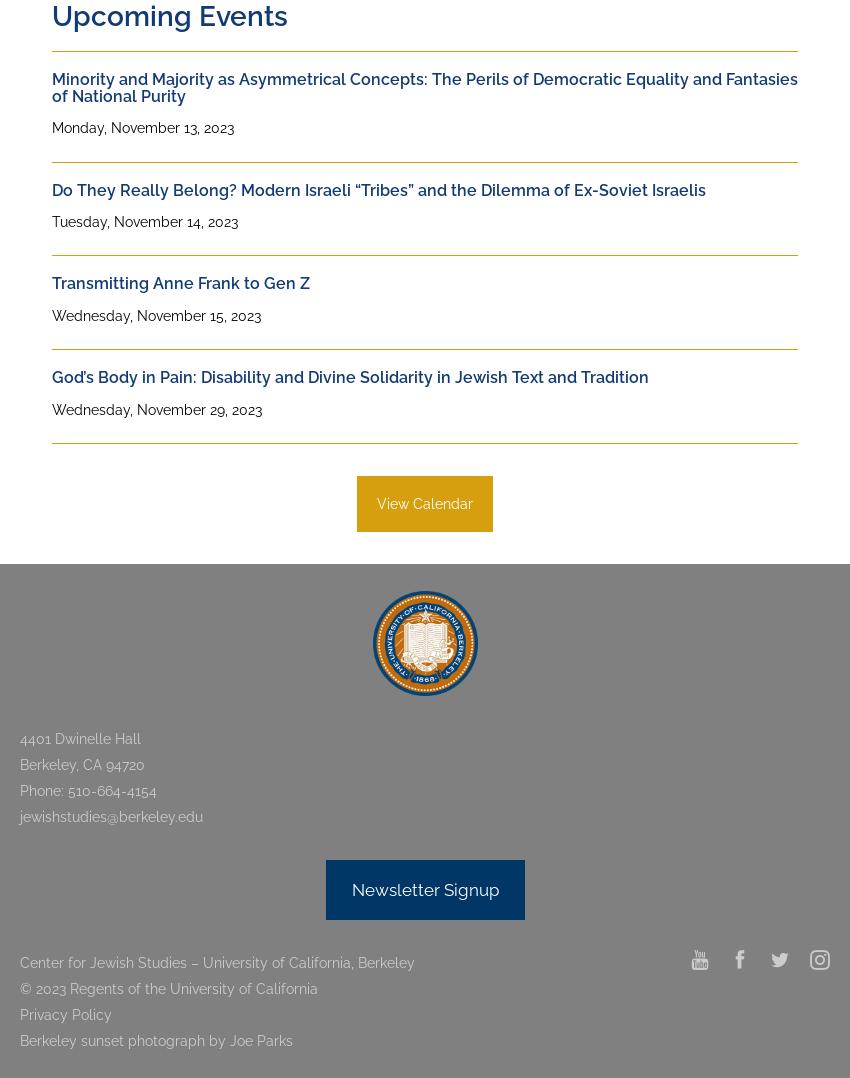 The height and width of the screenshot is (1078, 850). I want to click on 'Monday, November 13, 2023', so click(142, 127).